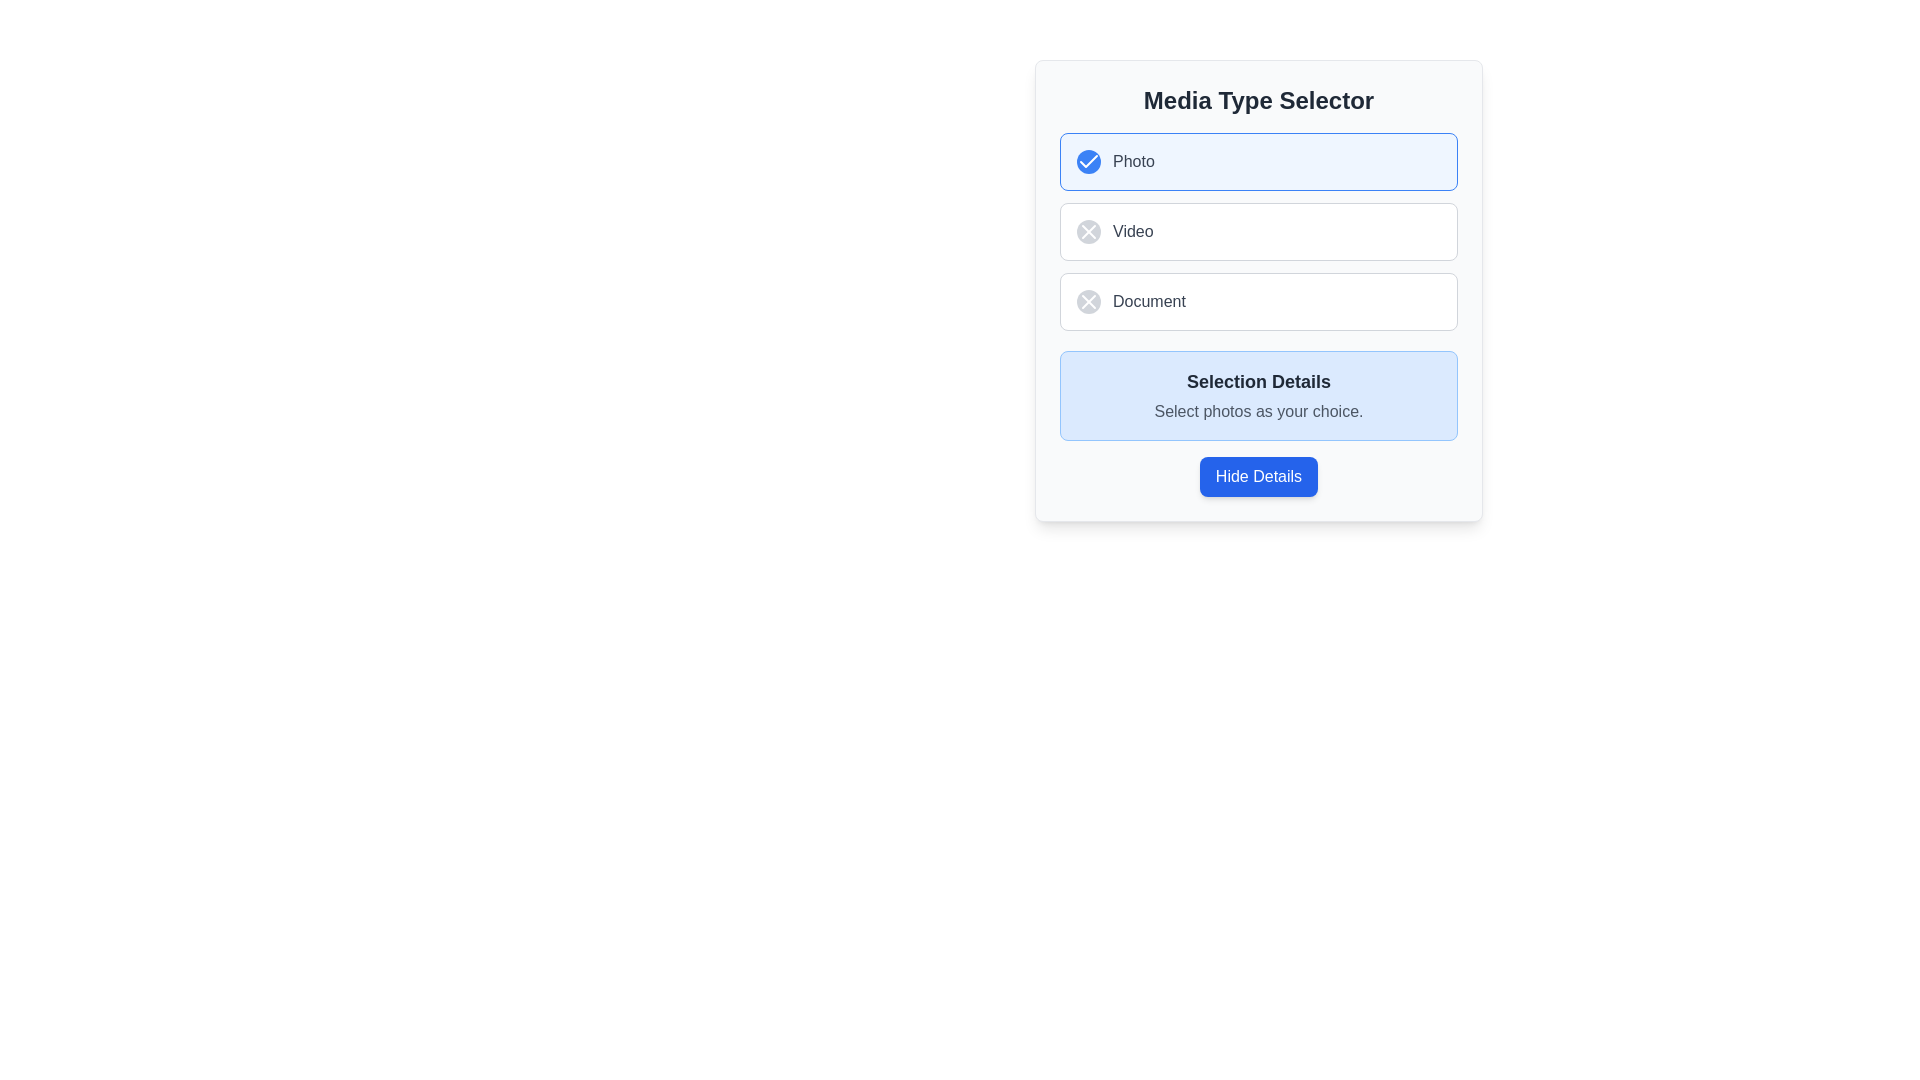 This screenshot has height=1080, width=1920. What do you see at coordinates (1149, 301) in the screenshot?
I see `the 'Document' text label, which indicates the corresponding selection option in the 'Media Type Selector' section, located next to the radio button for this choice` at bounding box center [1149, 301].